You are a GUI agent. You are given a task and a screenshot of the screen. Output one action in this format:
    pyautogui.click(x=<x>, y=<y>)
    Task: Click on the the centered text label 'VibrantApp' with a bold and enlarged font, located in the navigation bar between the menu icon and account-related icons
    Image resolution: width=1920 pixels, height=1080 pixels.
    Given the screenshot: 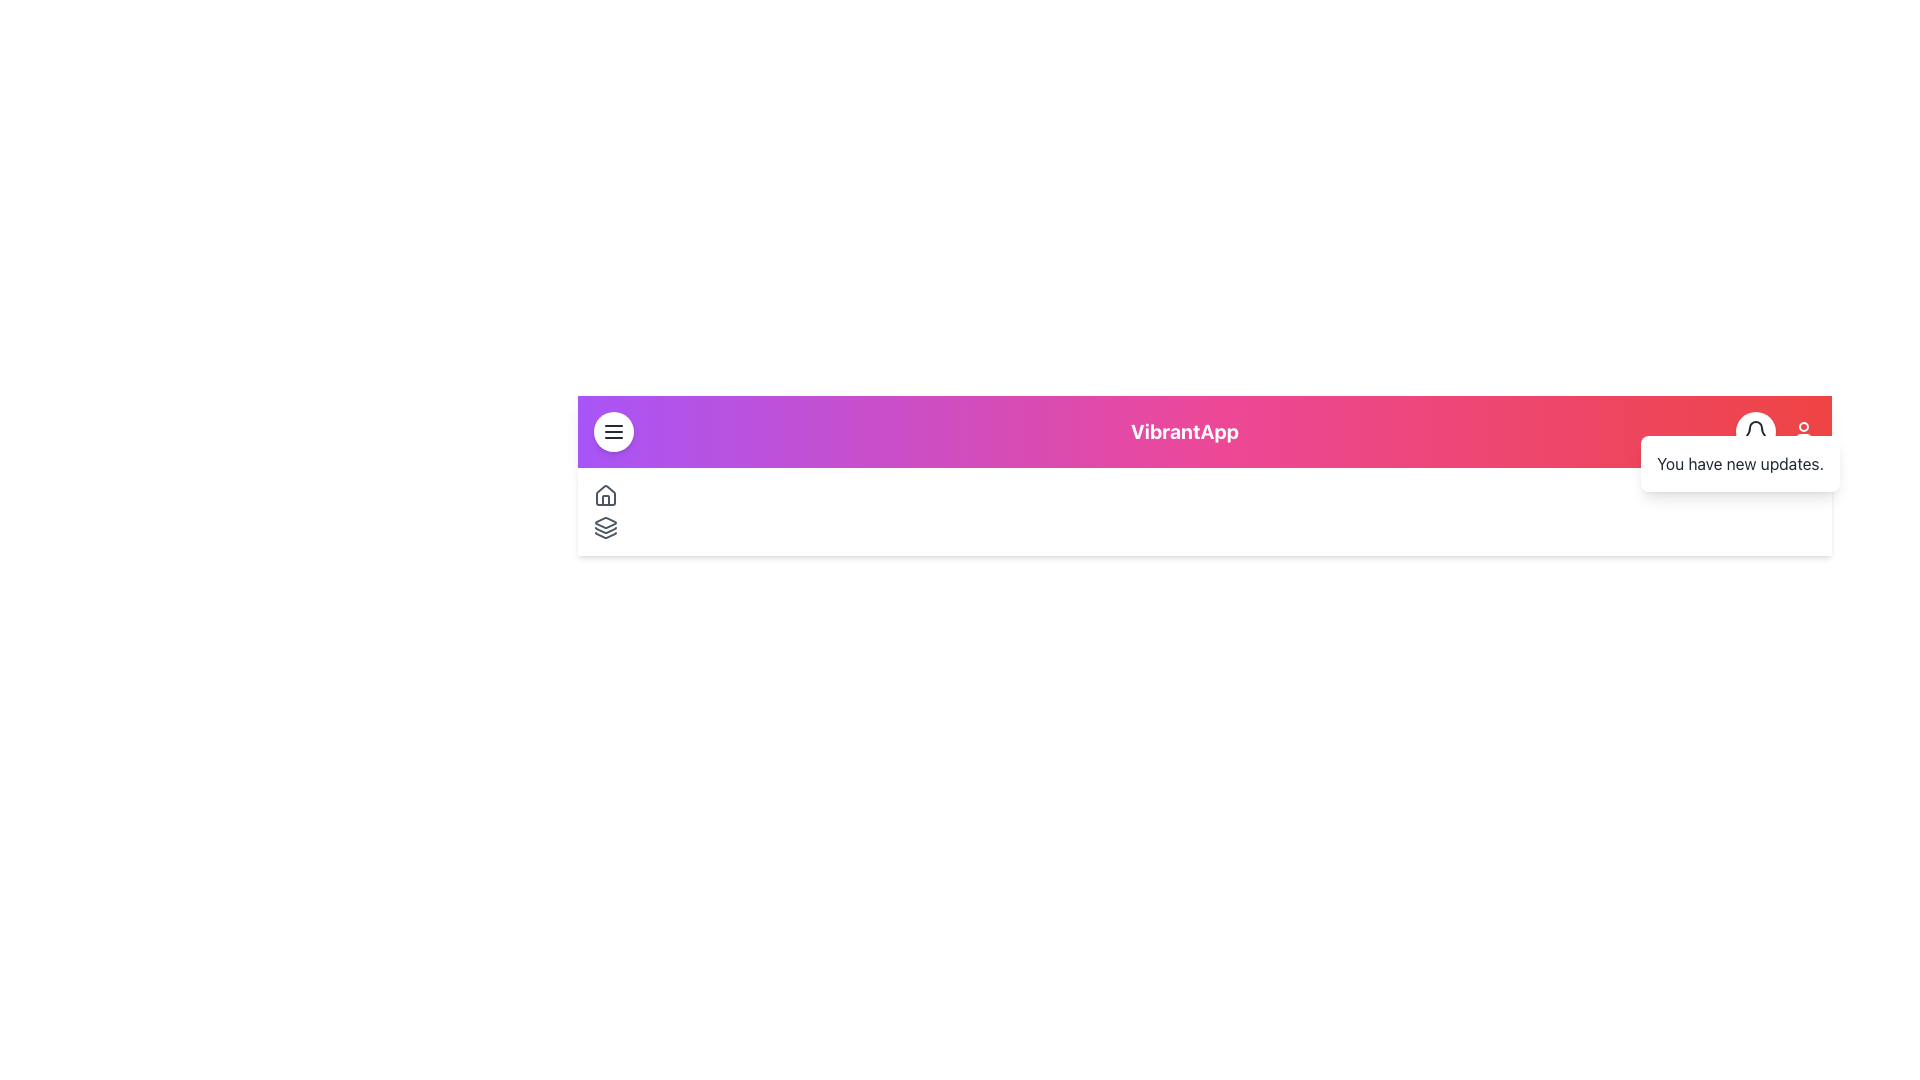 What is the action you would take?
    pyautogui.click(x=1185, y=431)
    